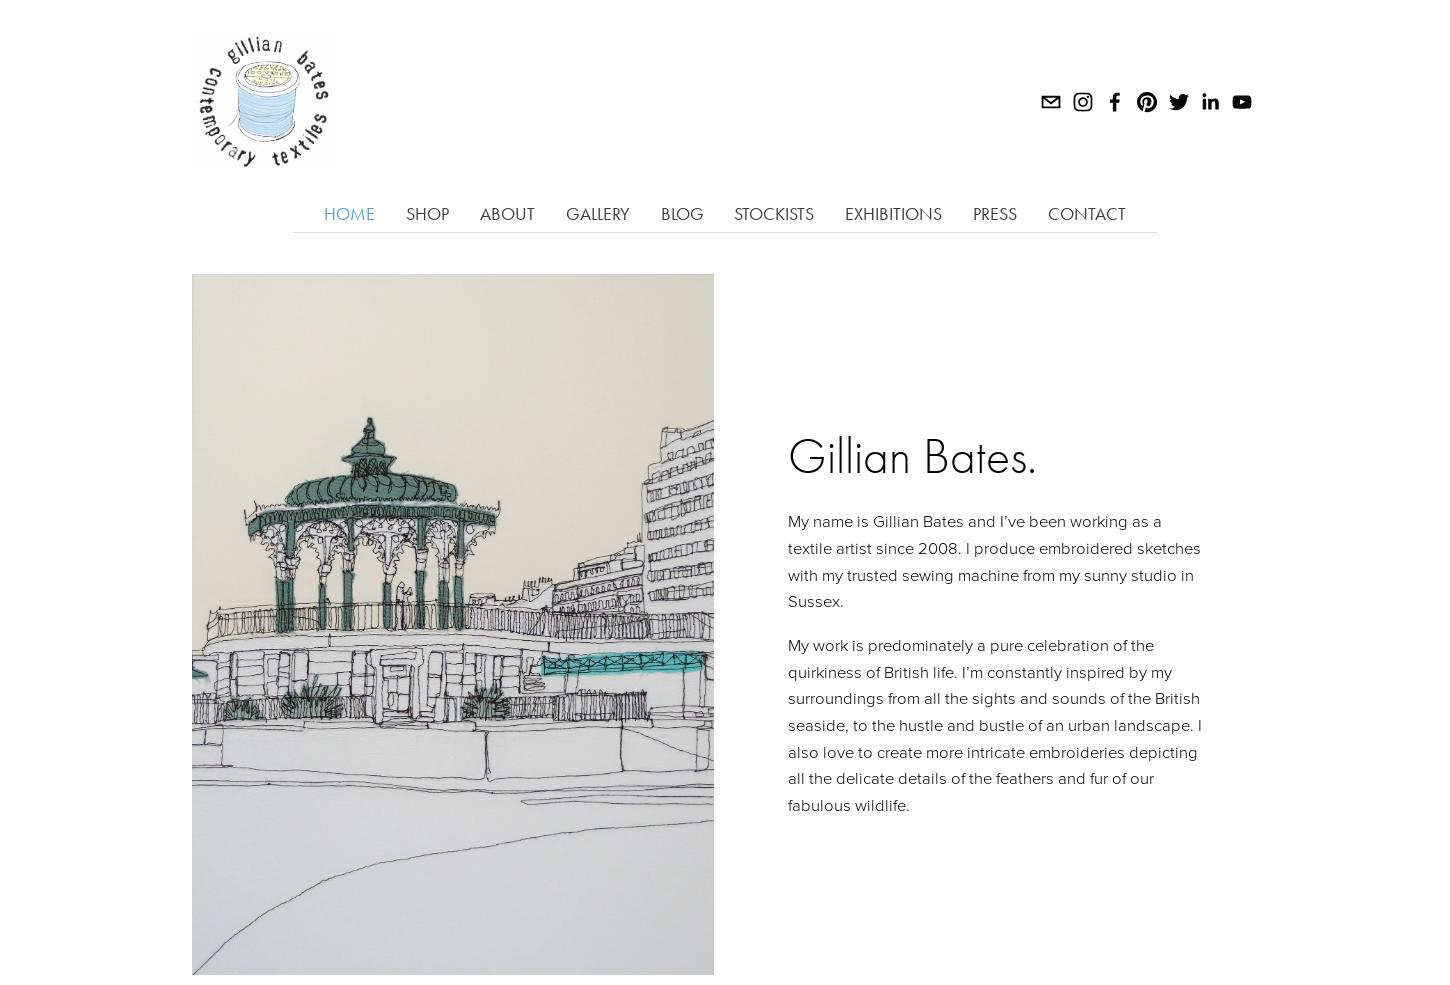 This screenshot has height=985, width=1450. I want to click on 'Contact', so click(1087, 212).